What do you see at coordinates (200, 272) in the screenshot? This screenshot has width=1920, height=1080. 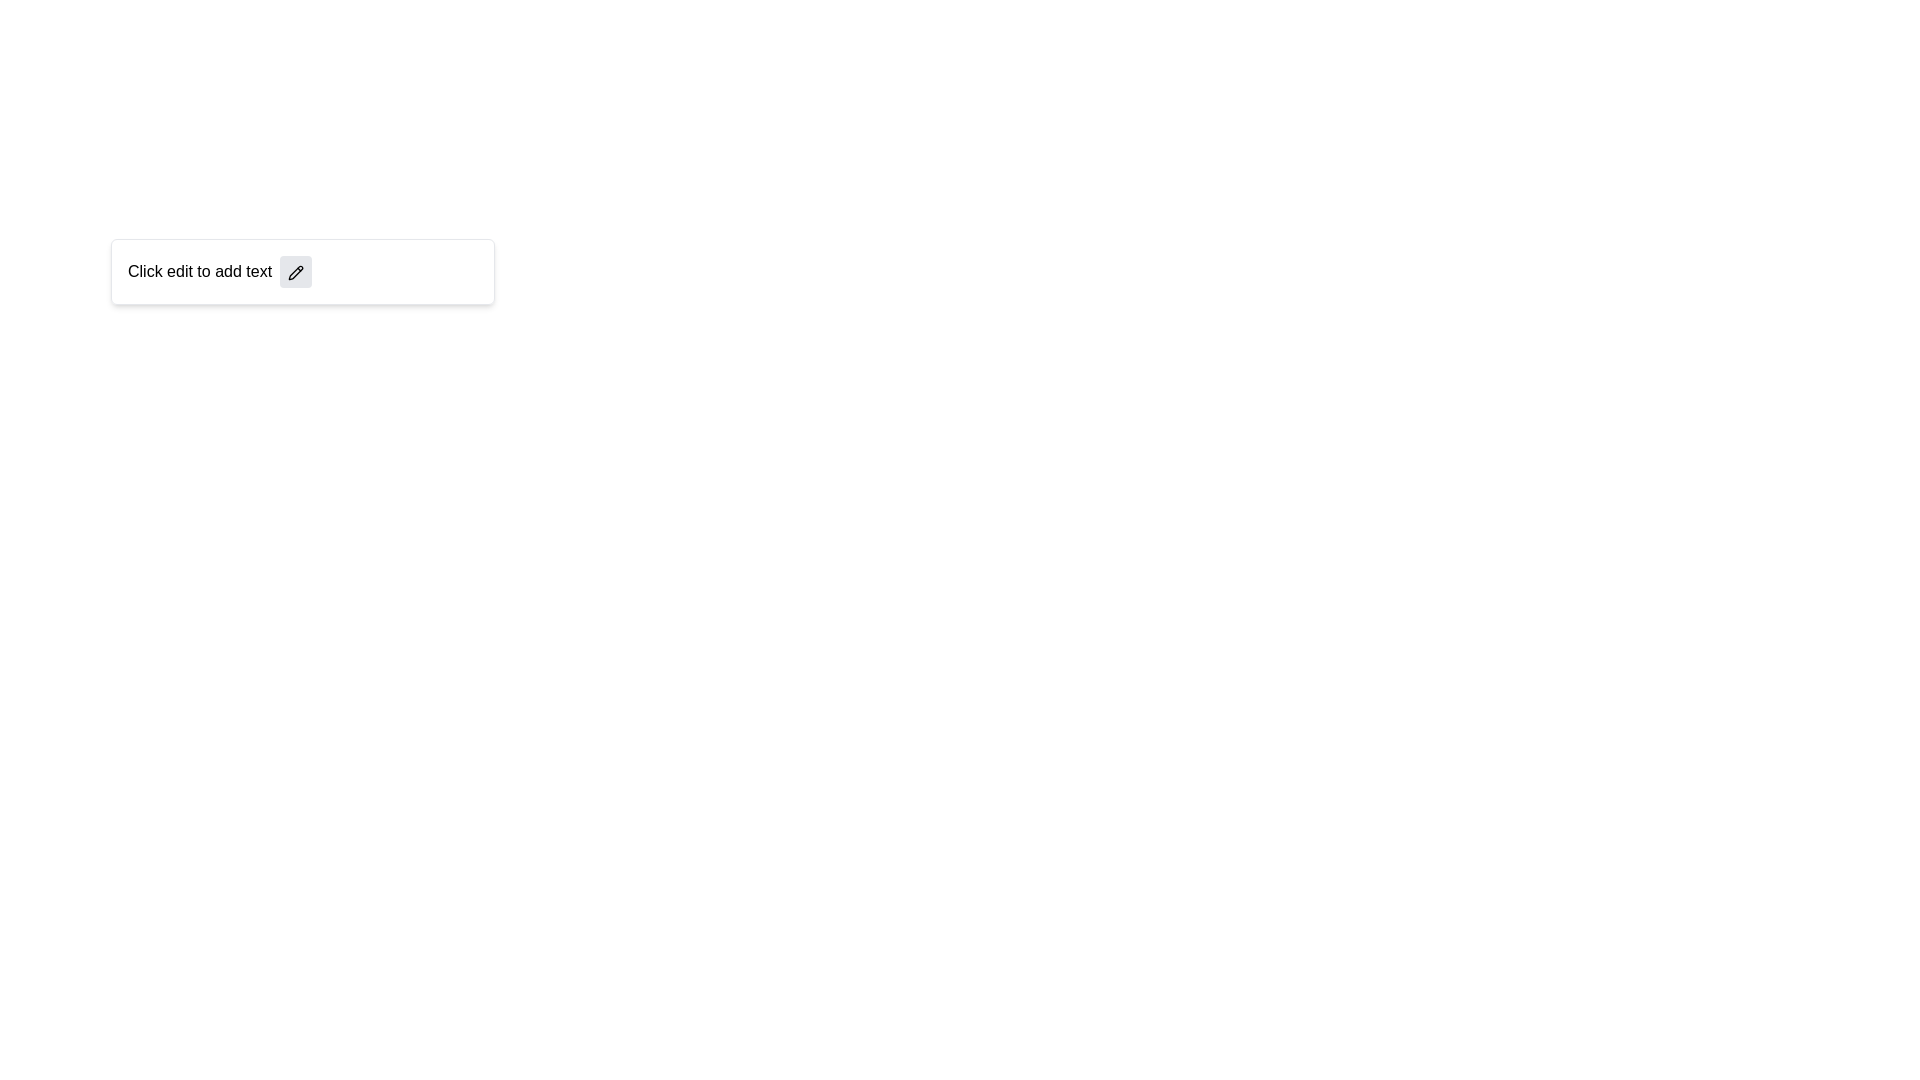 I see `the static text label that displays instructional text prompting the user to edit and add text` at bounding box center [200, 272].